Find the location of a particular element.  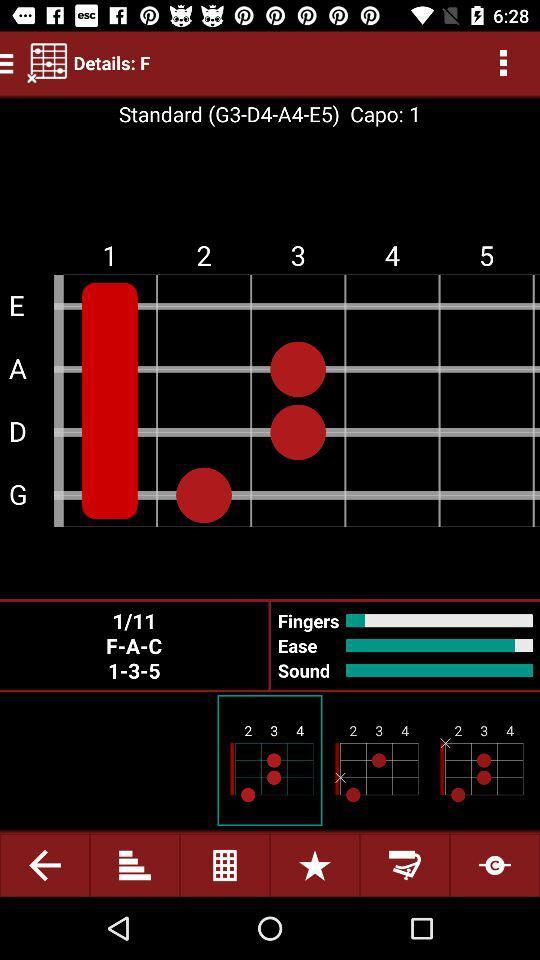

1 11 f icon is located at coordinates (134, 644).